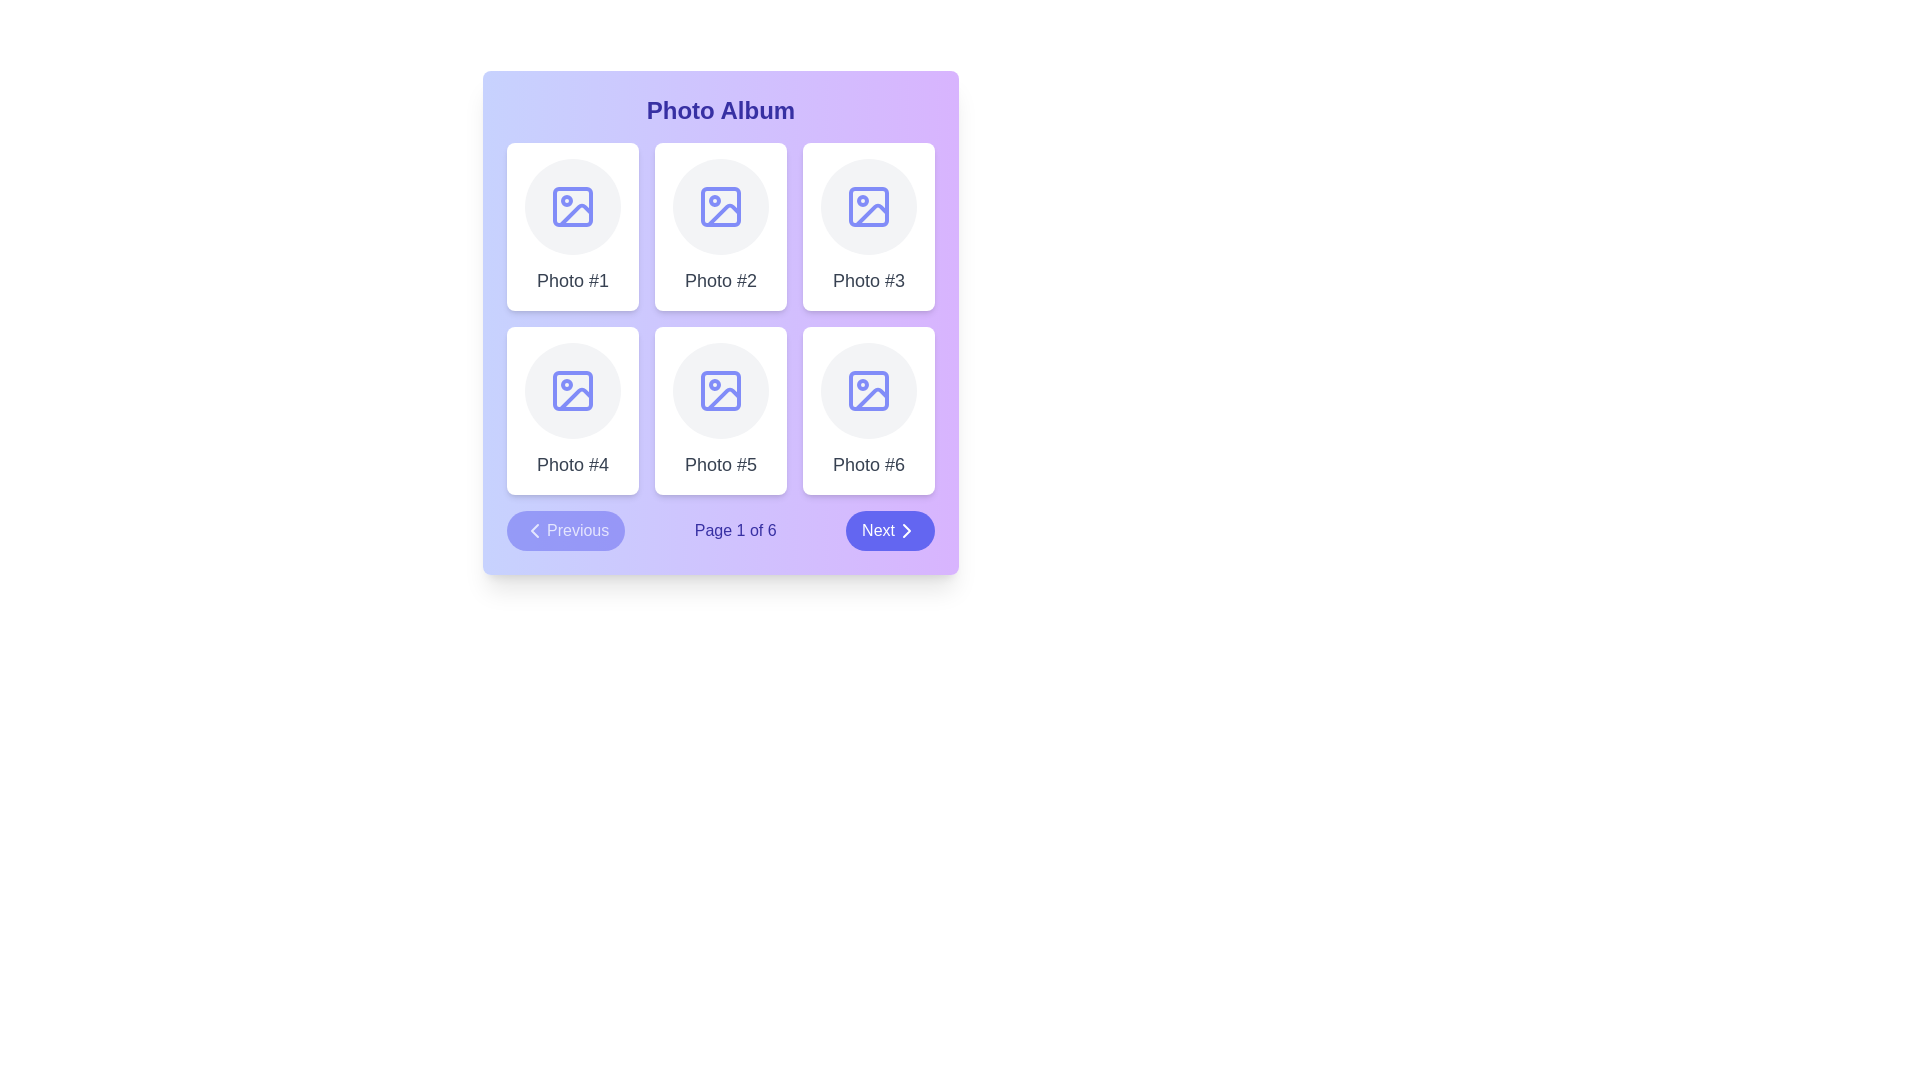  Describe the element at coordinates (571, 465) in the screenshot. I see `the static text label displaying 'Photo #4', which is located at the bottom of a card in a photo album interface` at that location.